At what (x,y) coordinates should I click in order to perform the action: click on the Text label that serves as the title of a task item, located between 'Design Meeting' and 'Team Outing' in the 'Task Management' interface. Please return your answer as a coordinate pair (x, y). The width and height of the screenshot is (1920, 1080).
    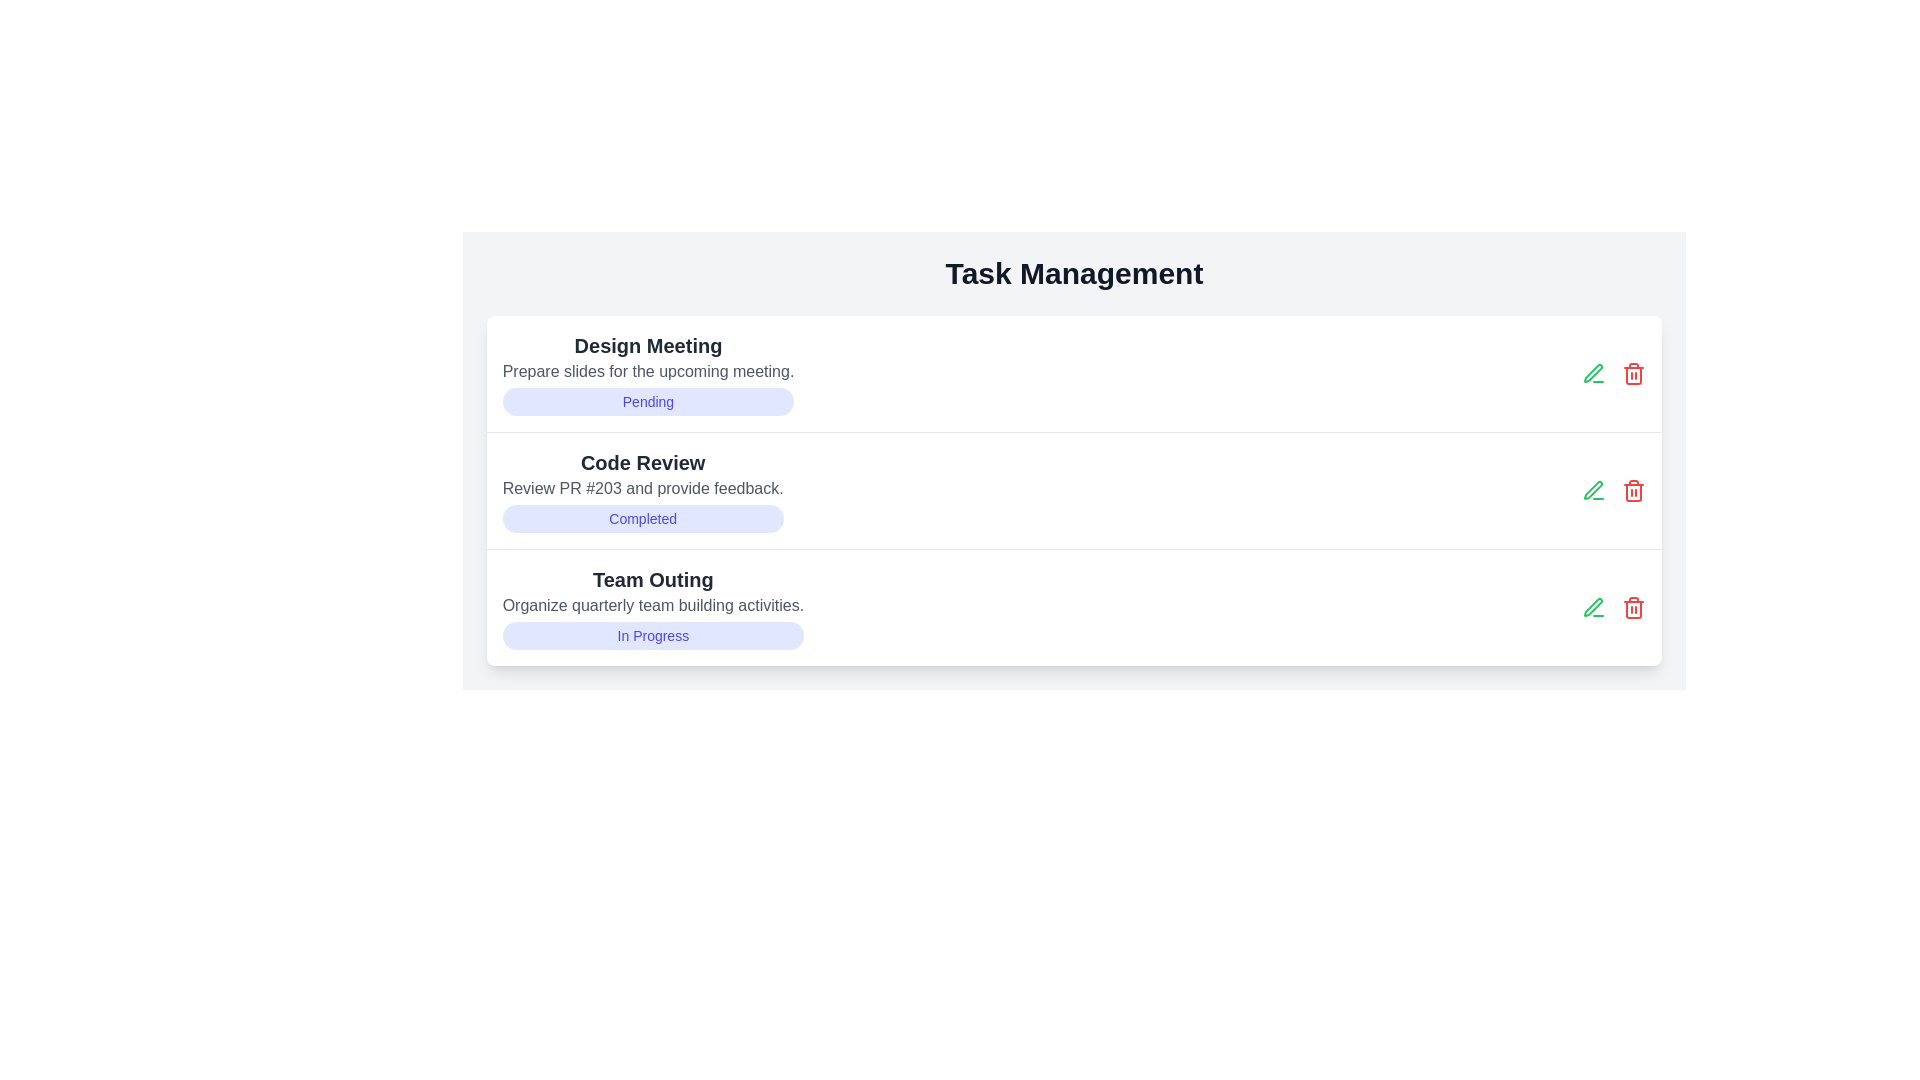
    Looking at the image, I should click on (643, 462).